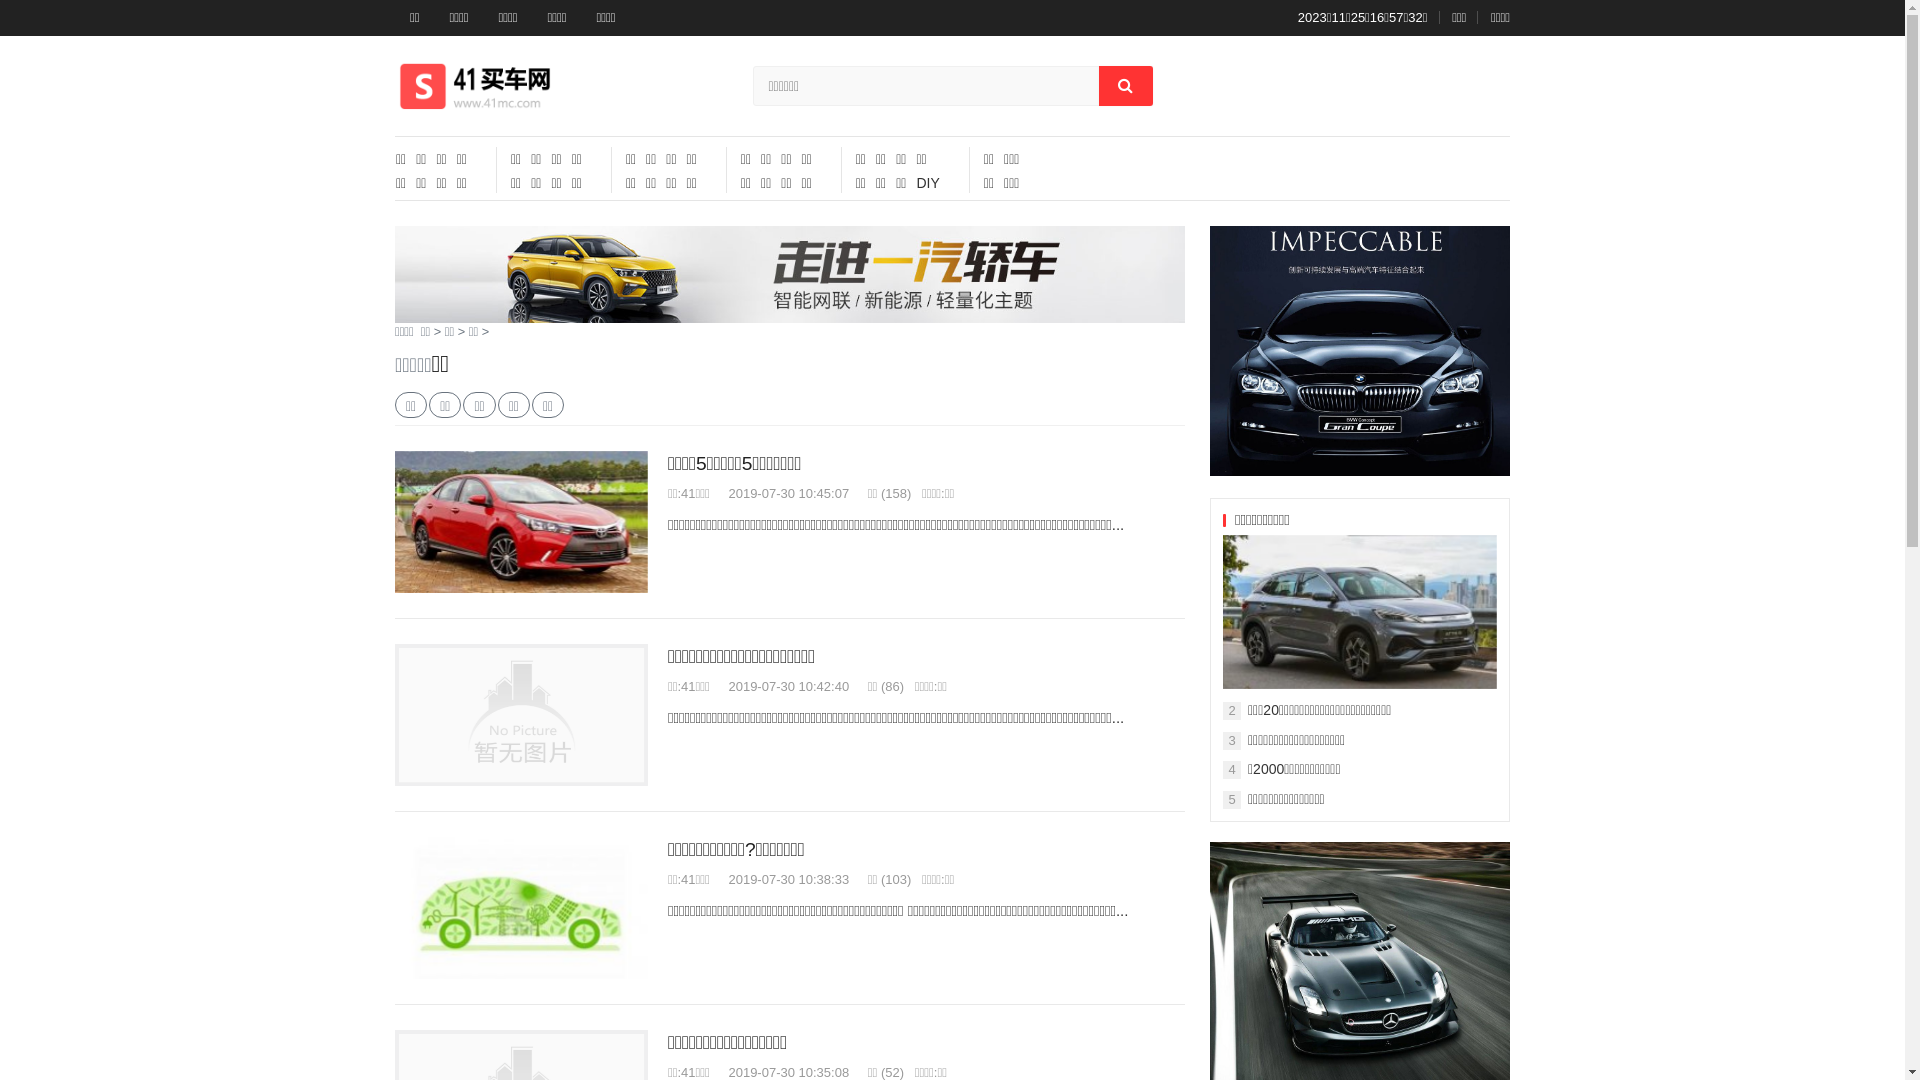 The height and width of the screenshot is (1080, 1920). Describe the element at coordinates (926, 182) in the screenshot. I see `'DIY'` at that location.